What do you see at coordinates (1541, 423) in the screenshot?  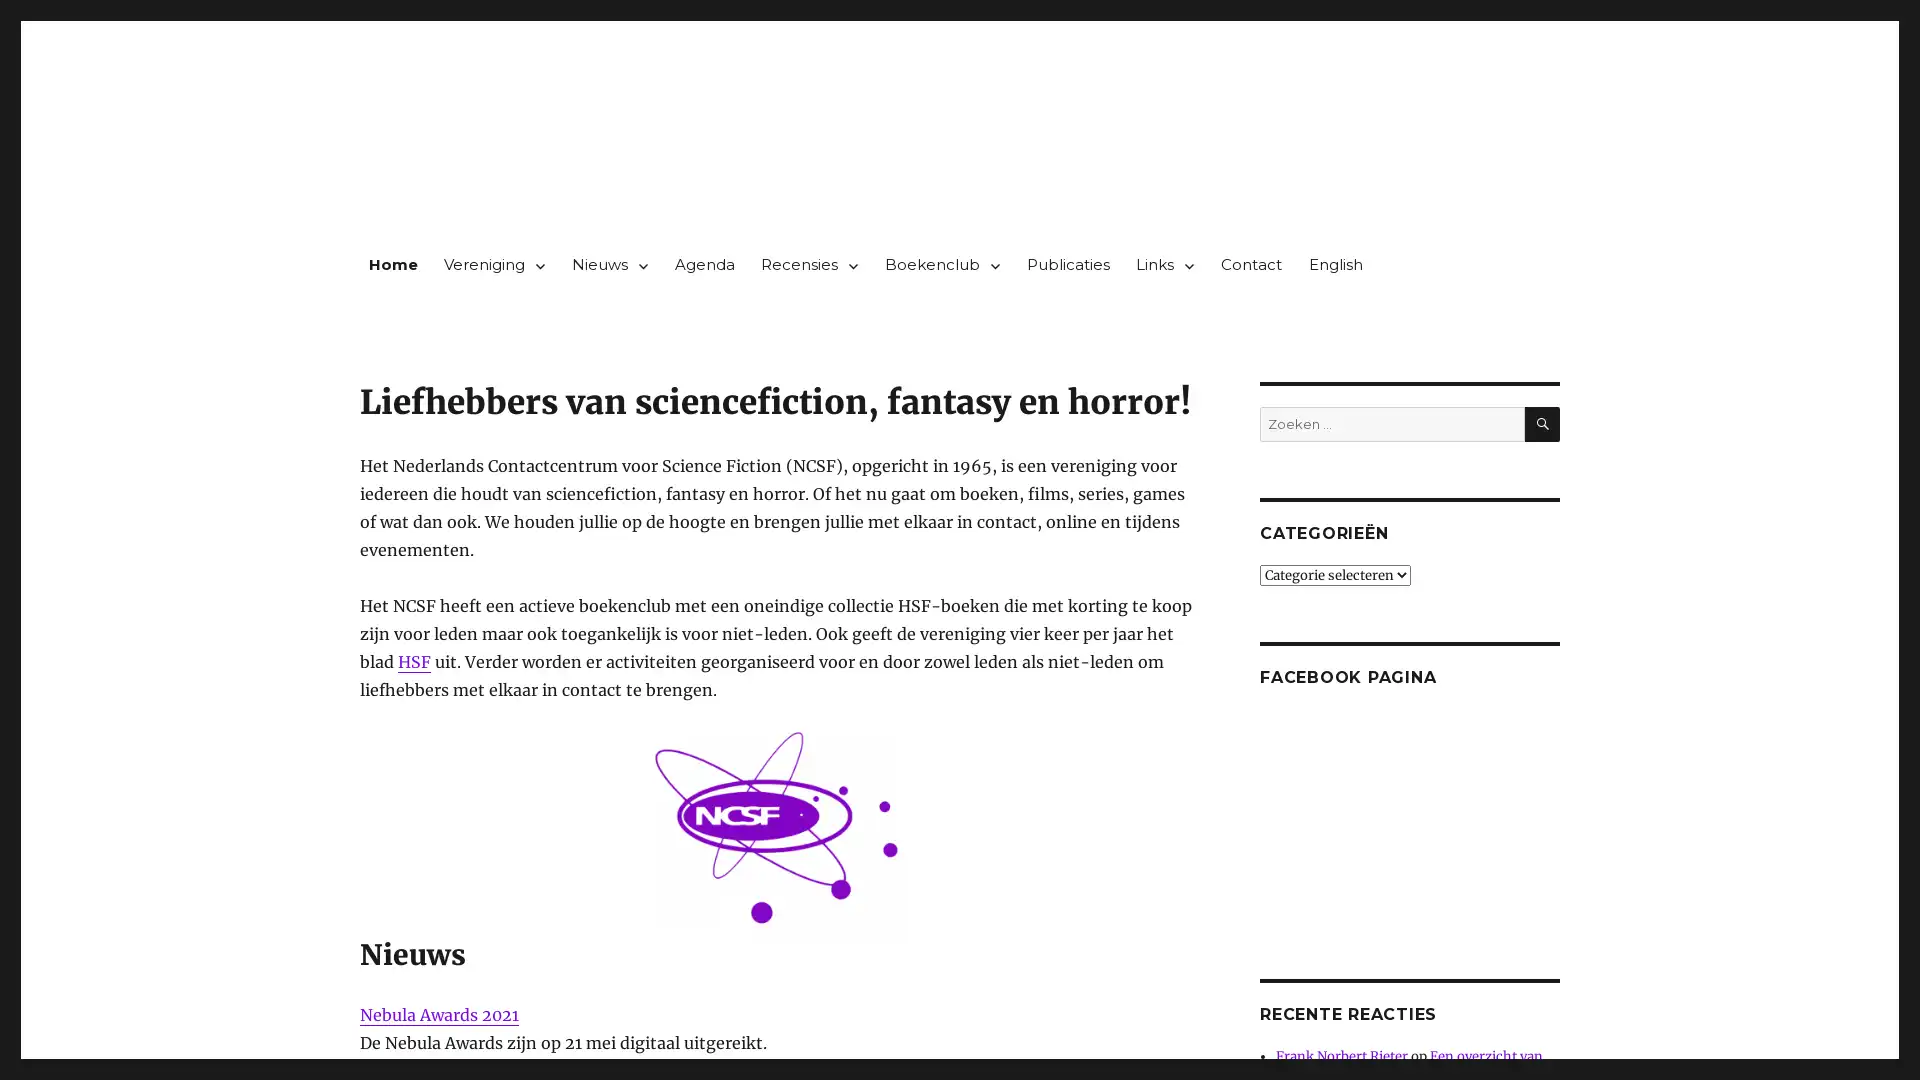 I see `ZOEKEN` at bounding box center [1541, 423].